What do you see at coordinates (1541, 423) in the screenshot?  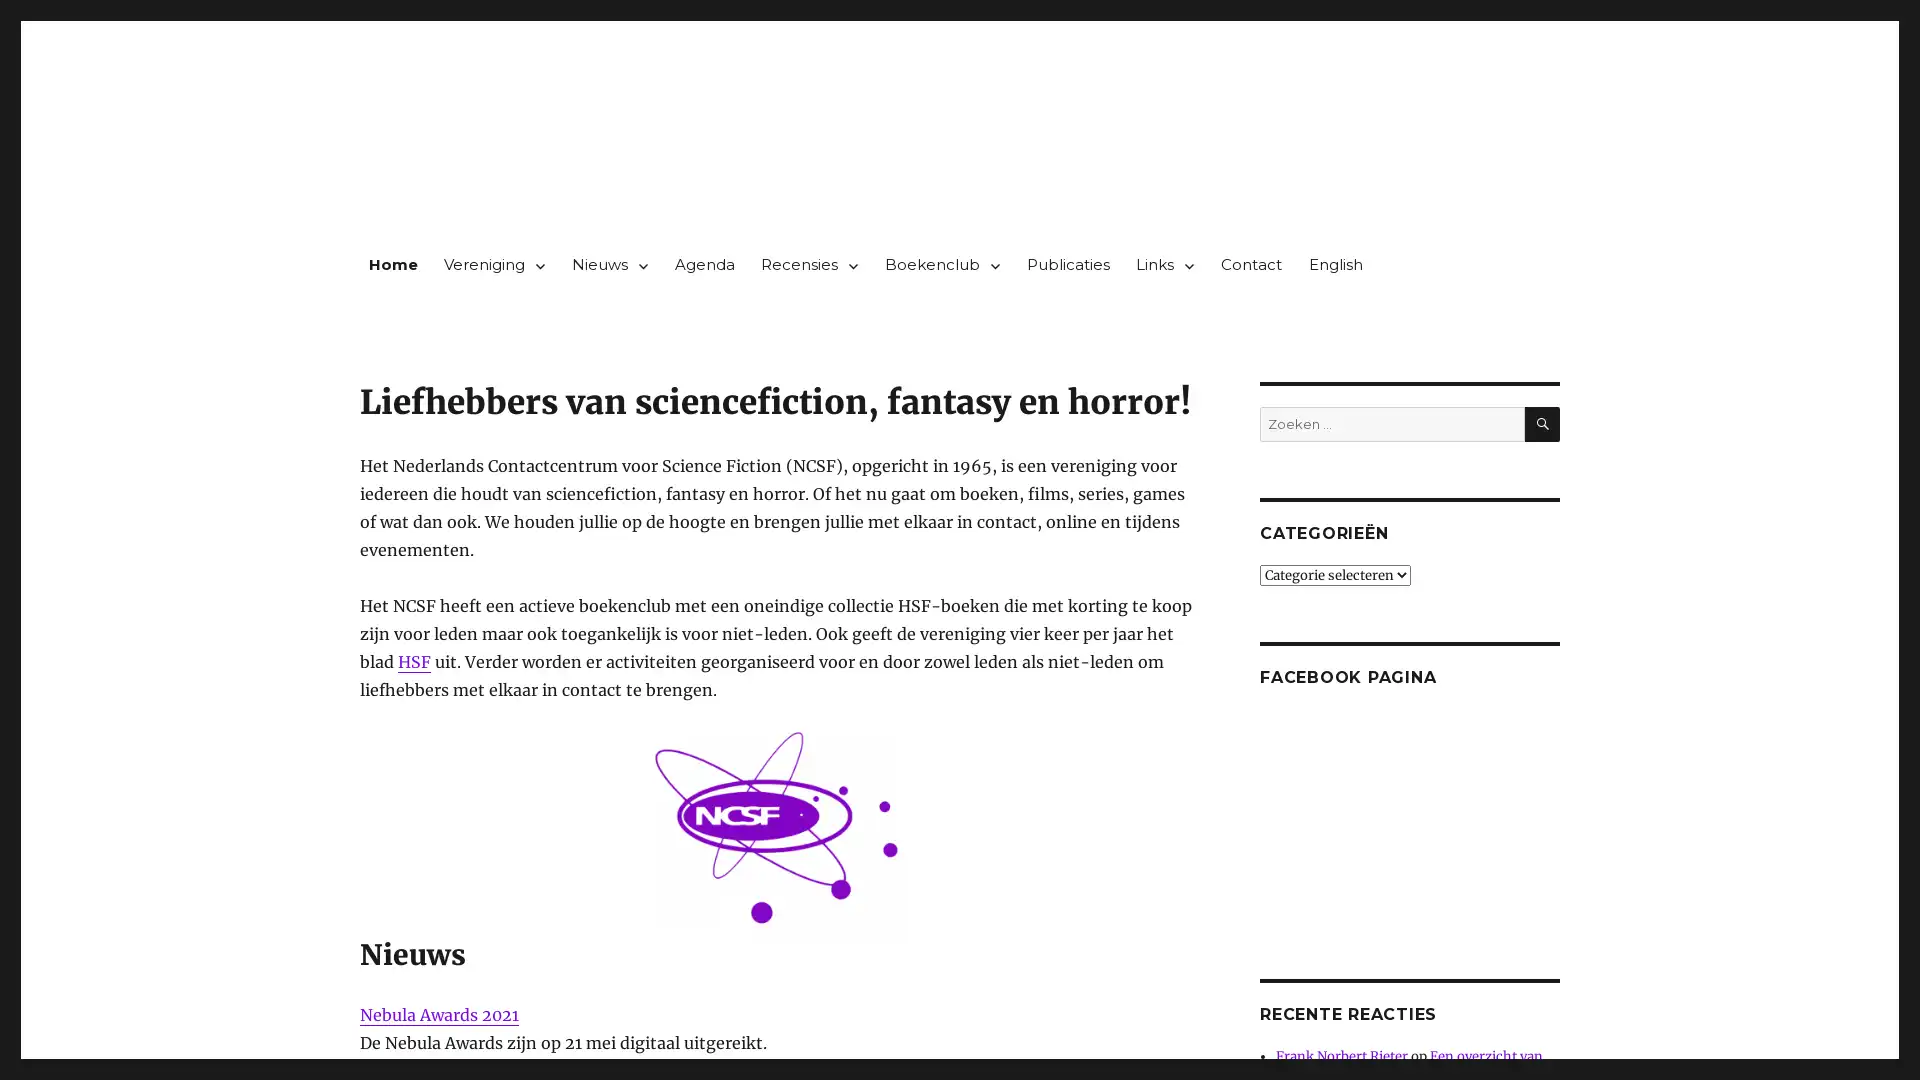 I see `ZOEKEN` at bounding box center [1541, 423].